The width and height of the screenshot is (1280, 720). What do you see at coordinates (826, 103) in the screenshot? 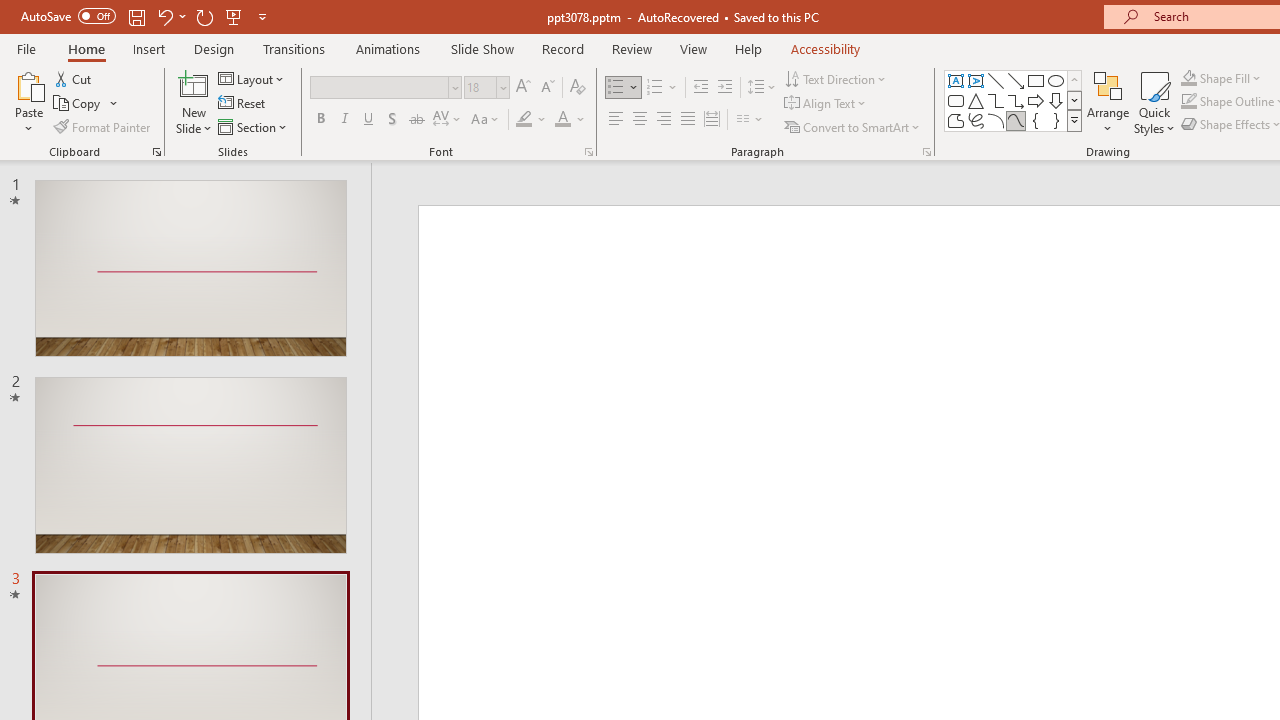
I see `'Align Text'` at bounding box center [826, 103].